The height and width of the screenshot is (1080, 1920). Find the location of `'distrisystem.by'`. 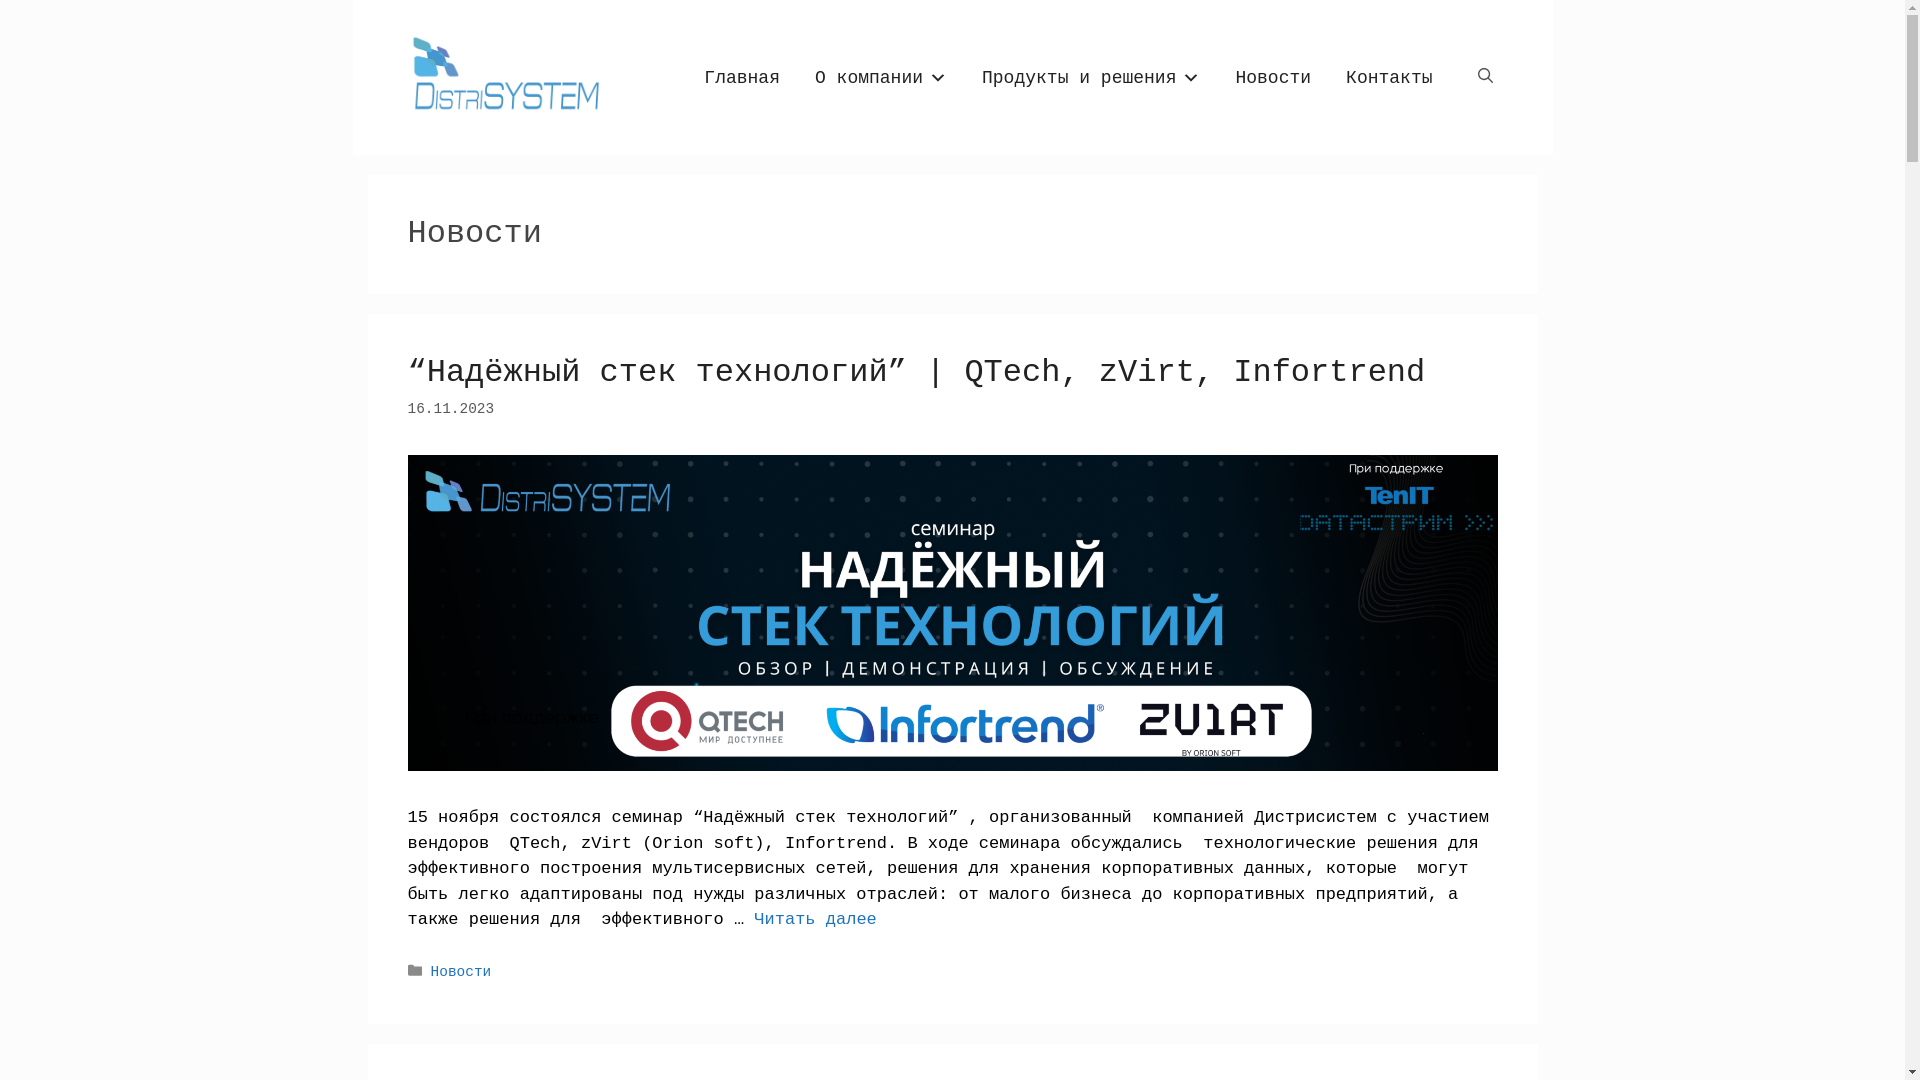

'distrisystem.by' is located at coordinates (502, 76).